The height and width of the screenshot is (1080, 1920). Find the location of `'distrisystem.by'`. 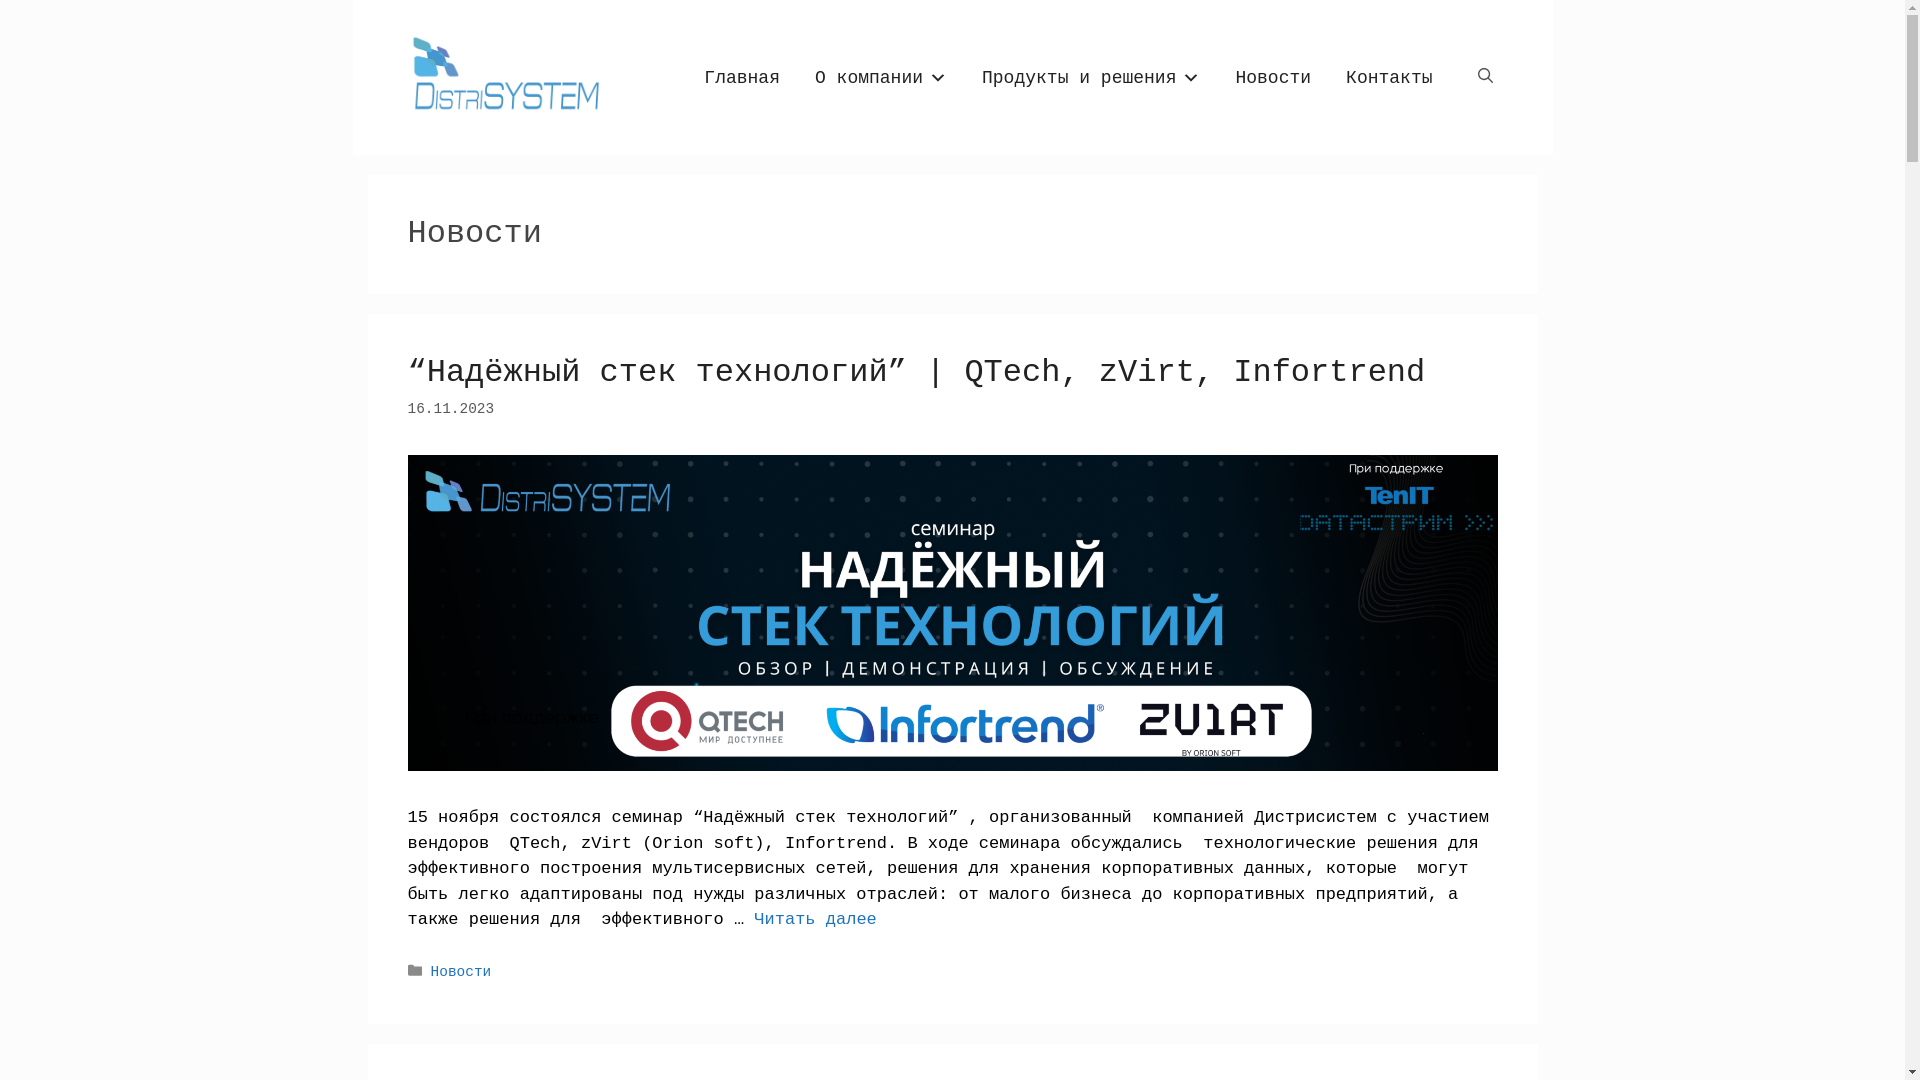

'distrisystem.by' is located at coordinates (502, 76).